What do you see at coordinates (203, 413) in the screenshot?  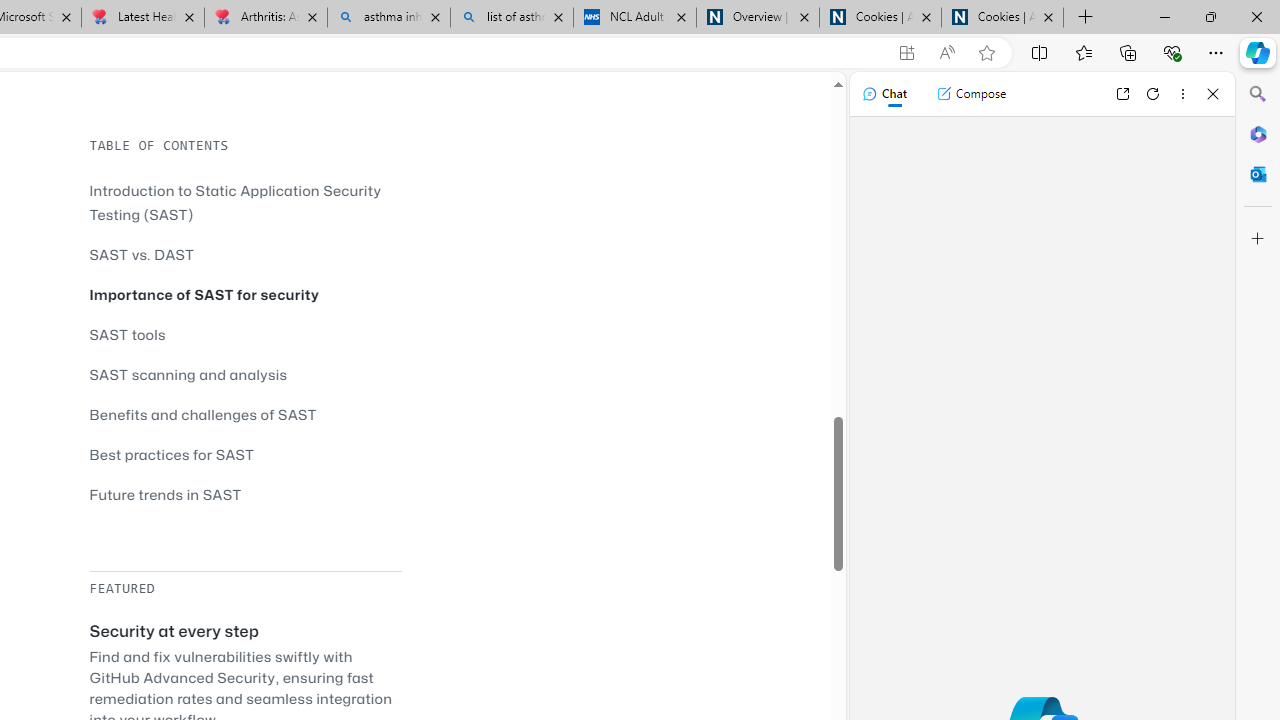 I see `'Benefits and challenges of SAST'` at bounding box center [203, 413].